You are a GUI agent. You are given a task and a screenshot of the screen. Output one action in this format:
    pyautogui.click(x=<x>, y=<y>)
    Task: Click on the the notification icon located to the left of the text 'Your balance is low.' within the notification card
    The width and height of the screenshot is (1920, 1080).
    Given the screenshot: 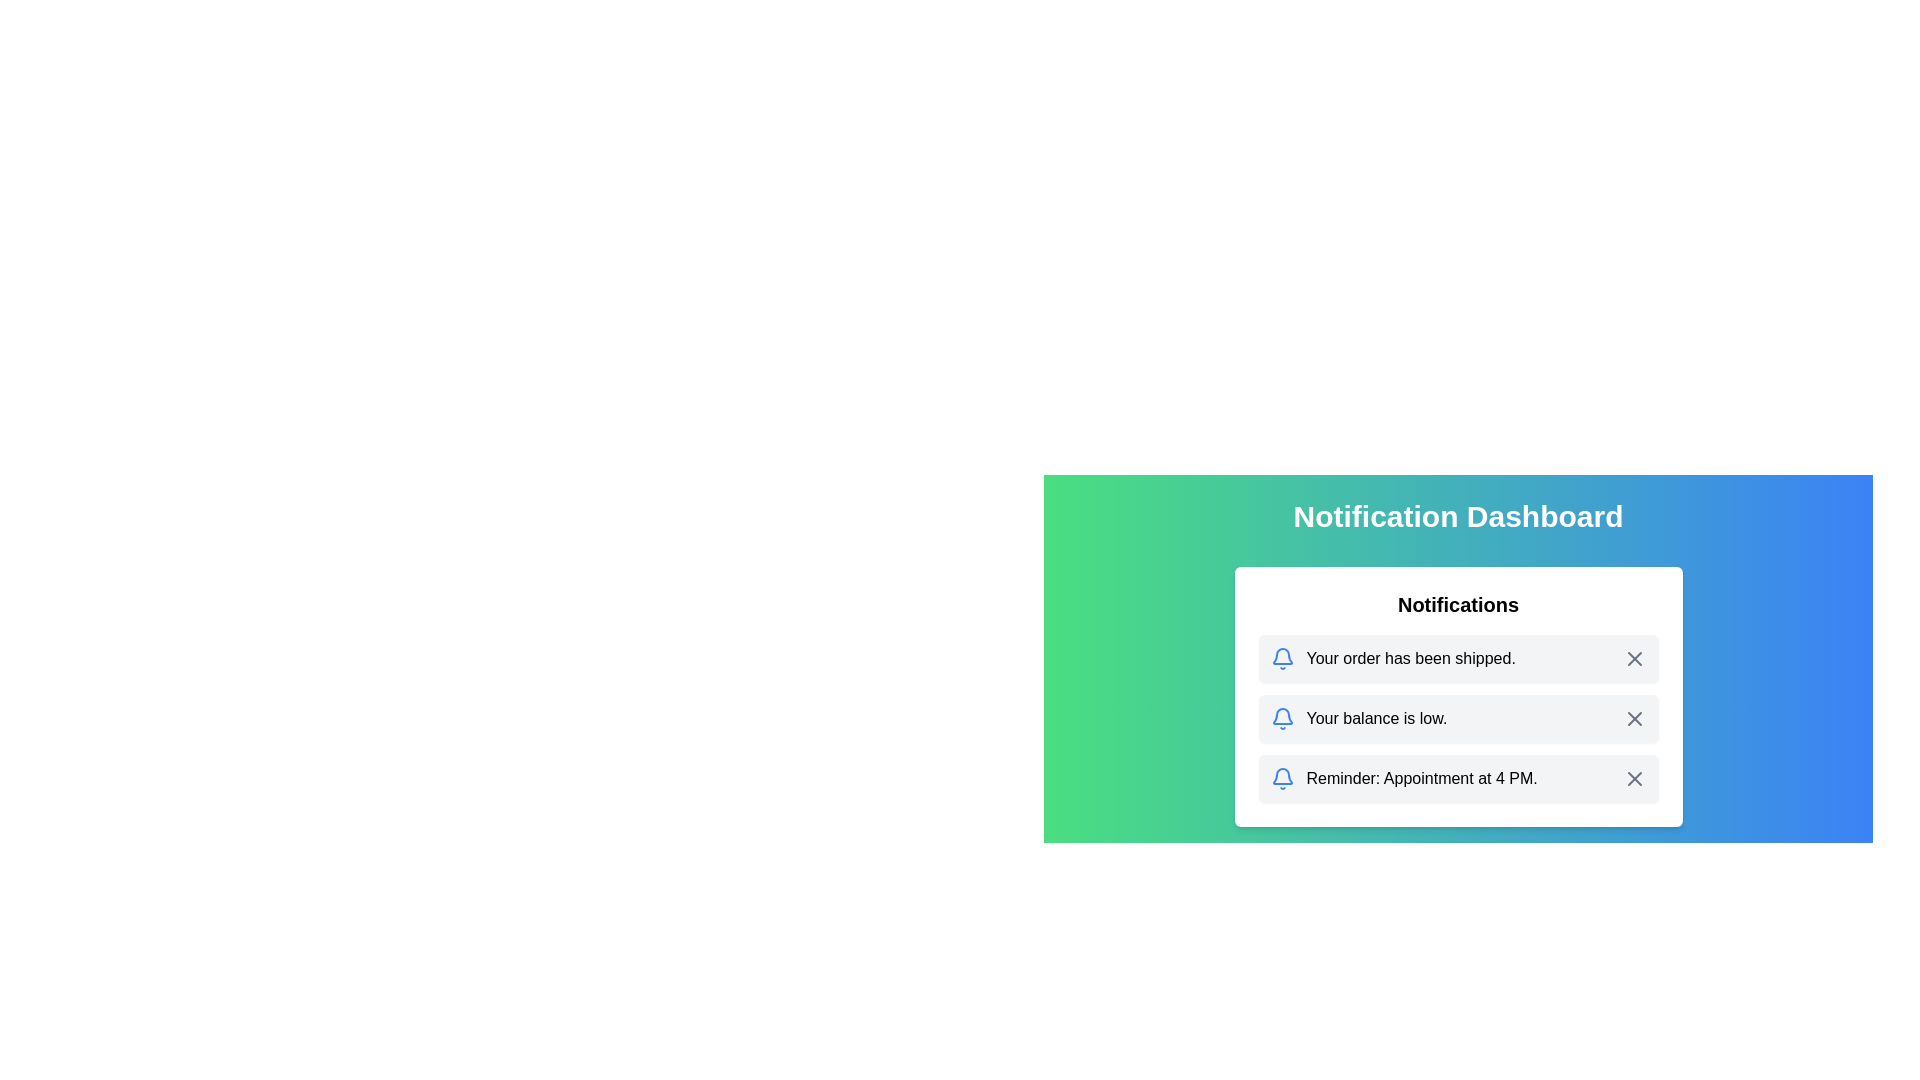 What is the action you would take?
    pyautogui.click(x=1282, y=717)
    